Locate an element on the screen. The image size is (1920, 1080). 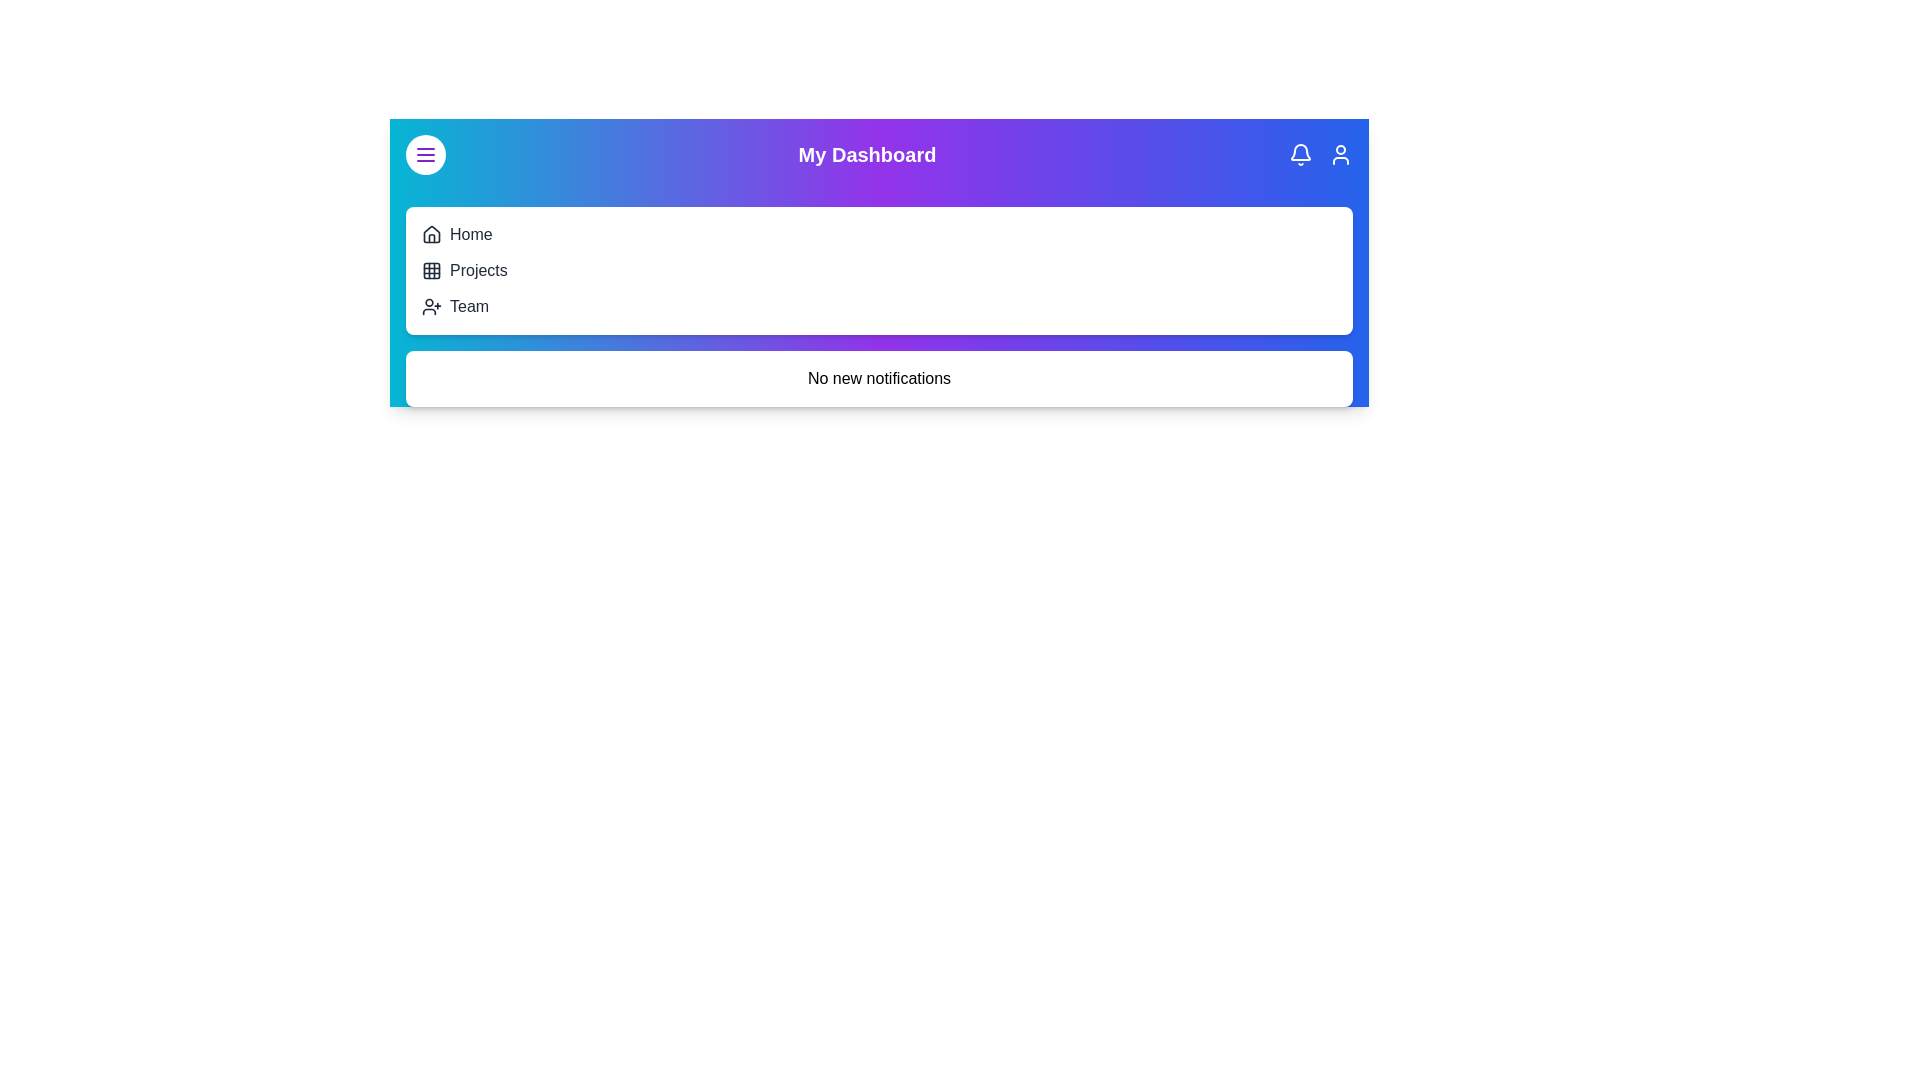
the menu toggle button to toggle the menu visibility is located at coordinates (425, 153).